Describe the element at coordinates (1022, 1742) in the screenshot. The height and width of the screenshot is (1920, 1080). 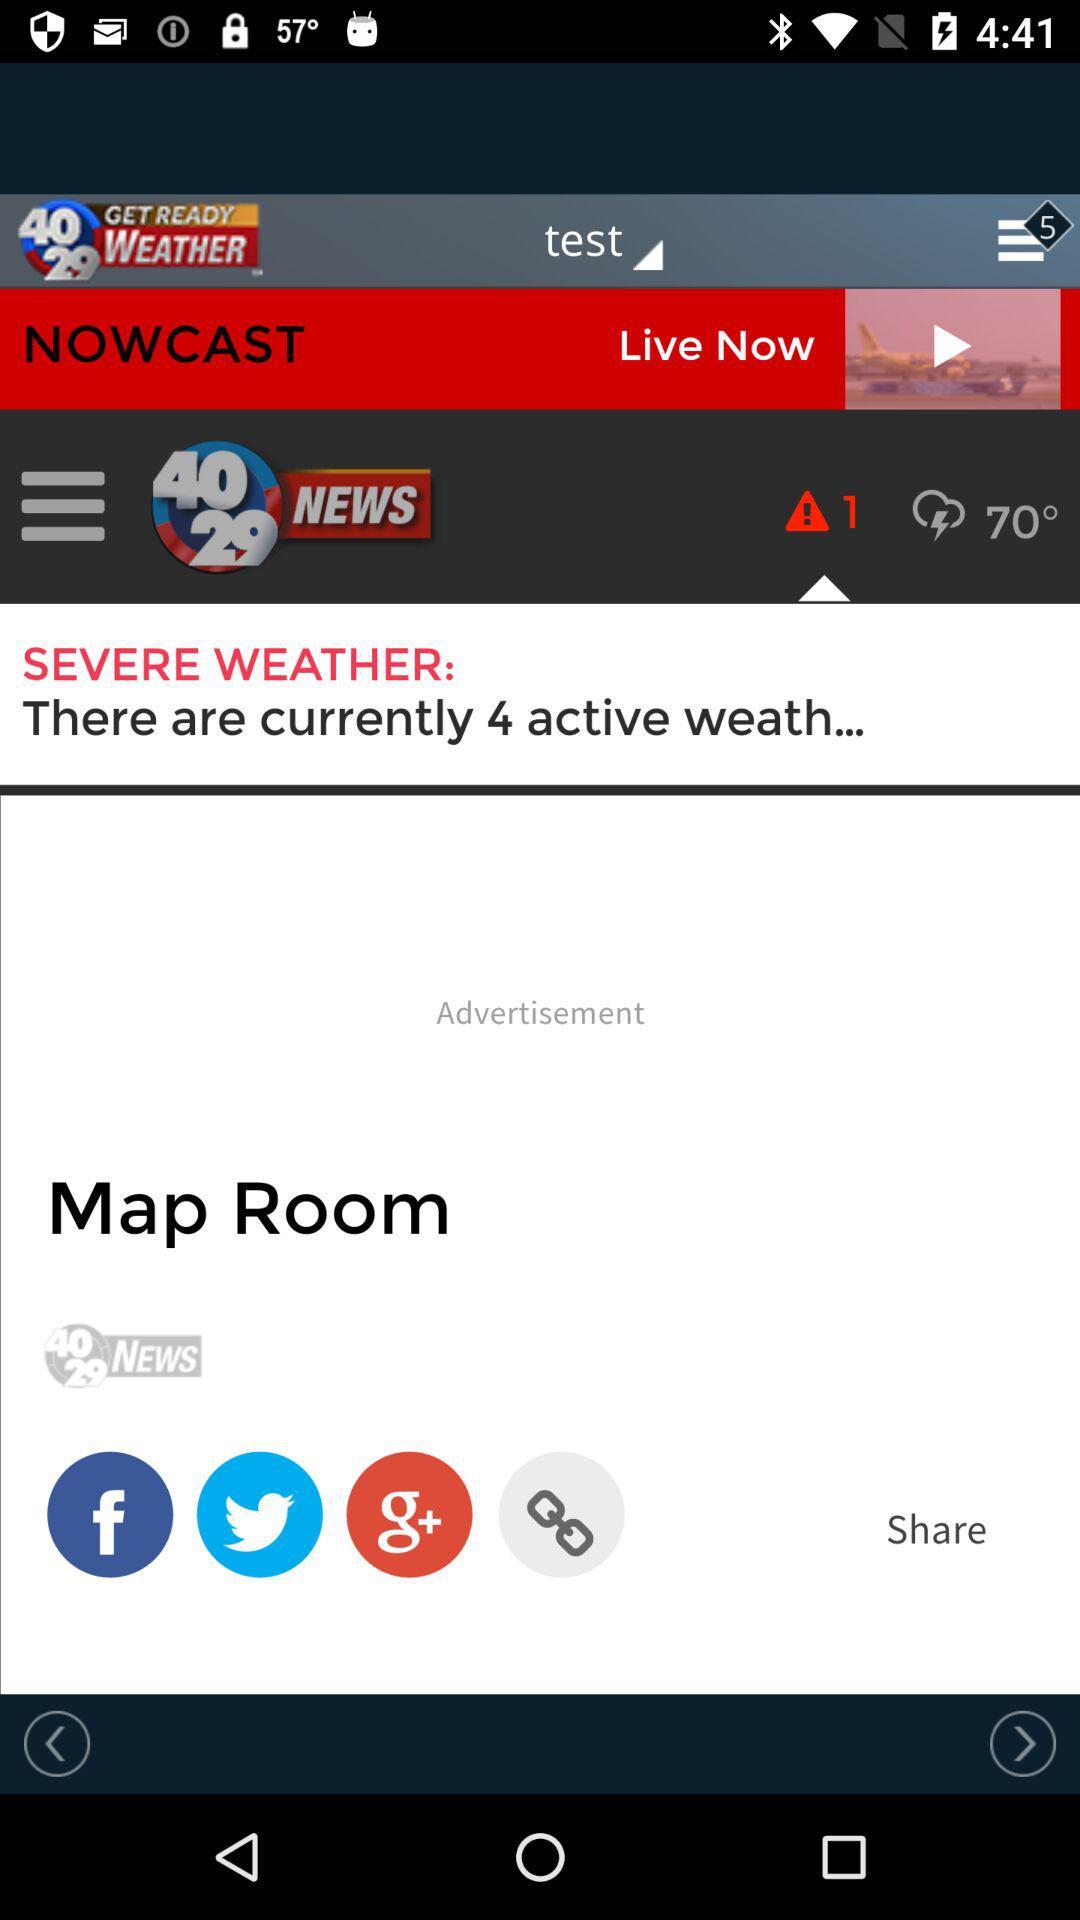
I see `next page` at that location.